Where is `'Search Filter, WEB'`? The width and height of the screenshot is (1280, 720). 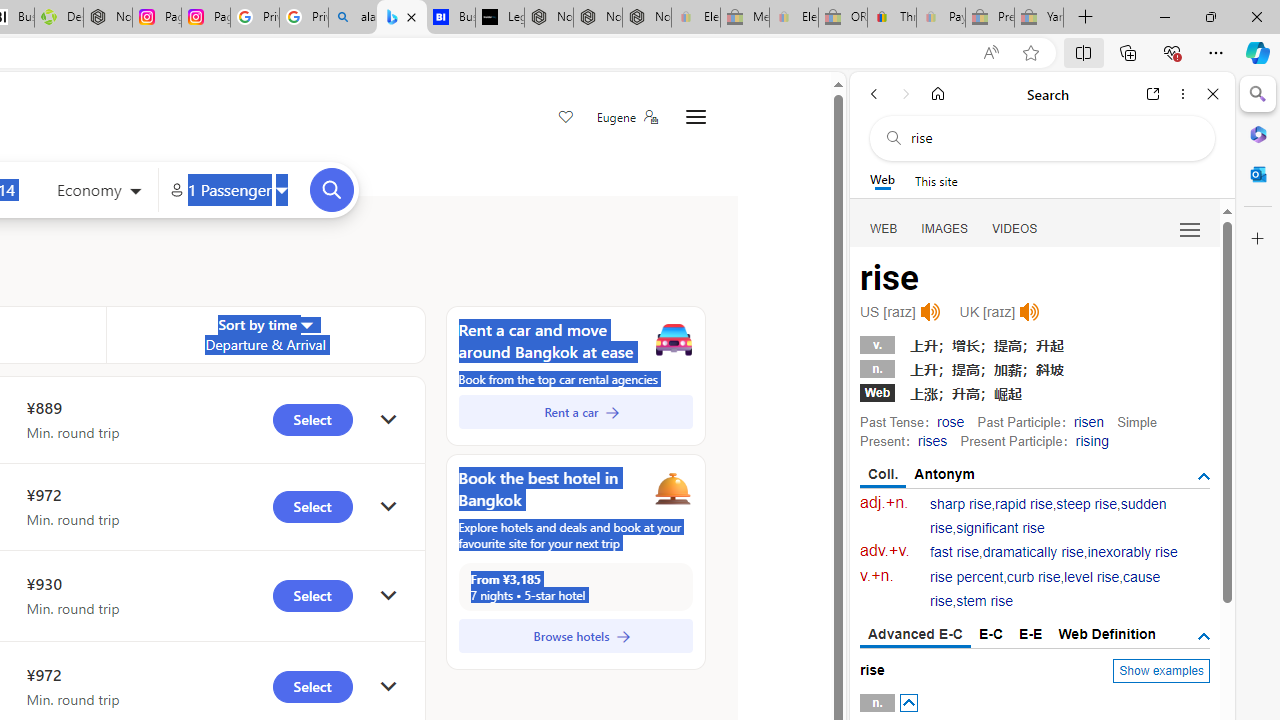 'Search Filter, WEB' is located at coordinates (883, 227).